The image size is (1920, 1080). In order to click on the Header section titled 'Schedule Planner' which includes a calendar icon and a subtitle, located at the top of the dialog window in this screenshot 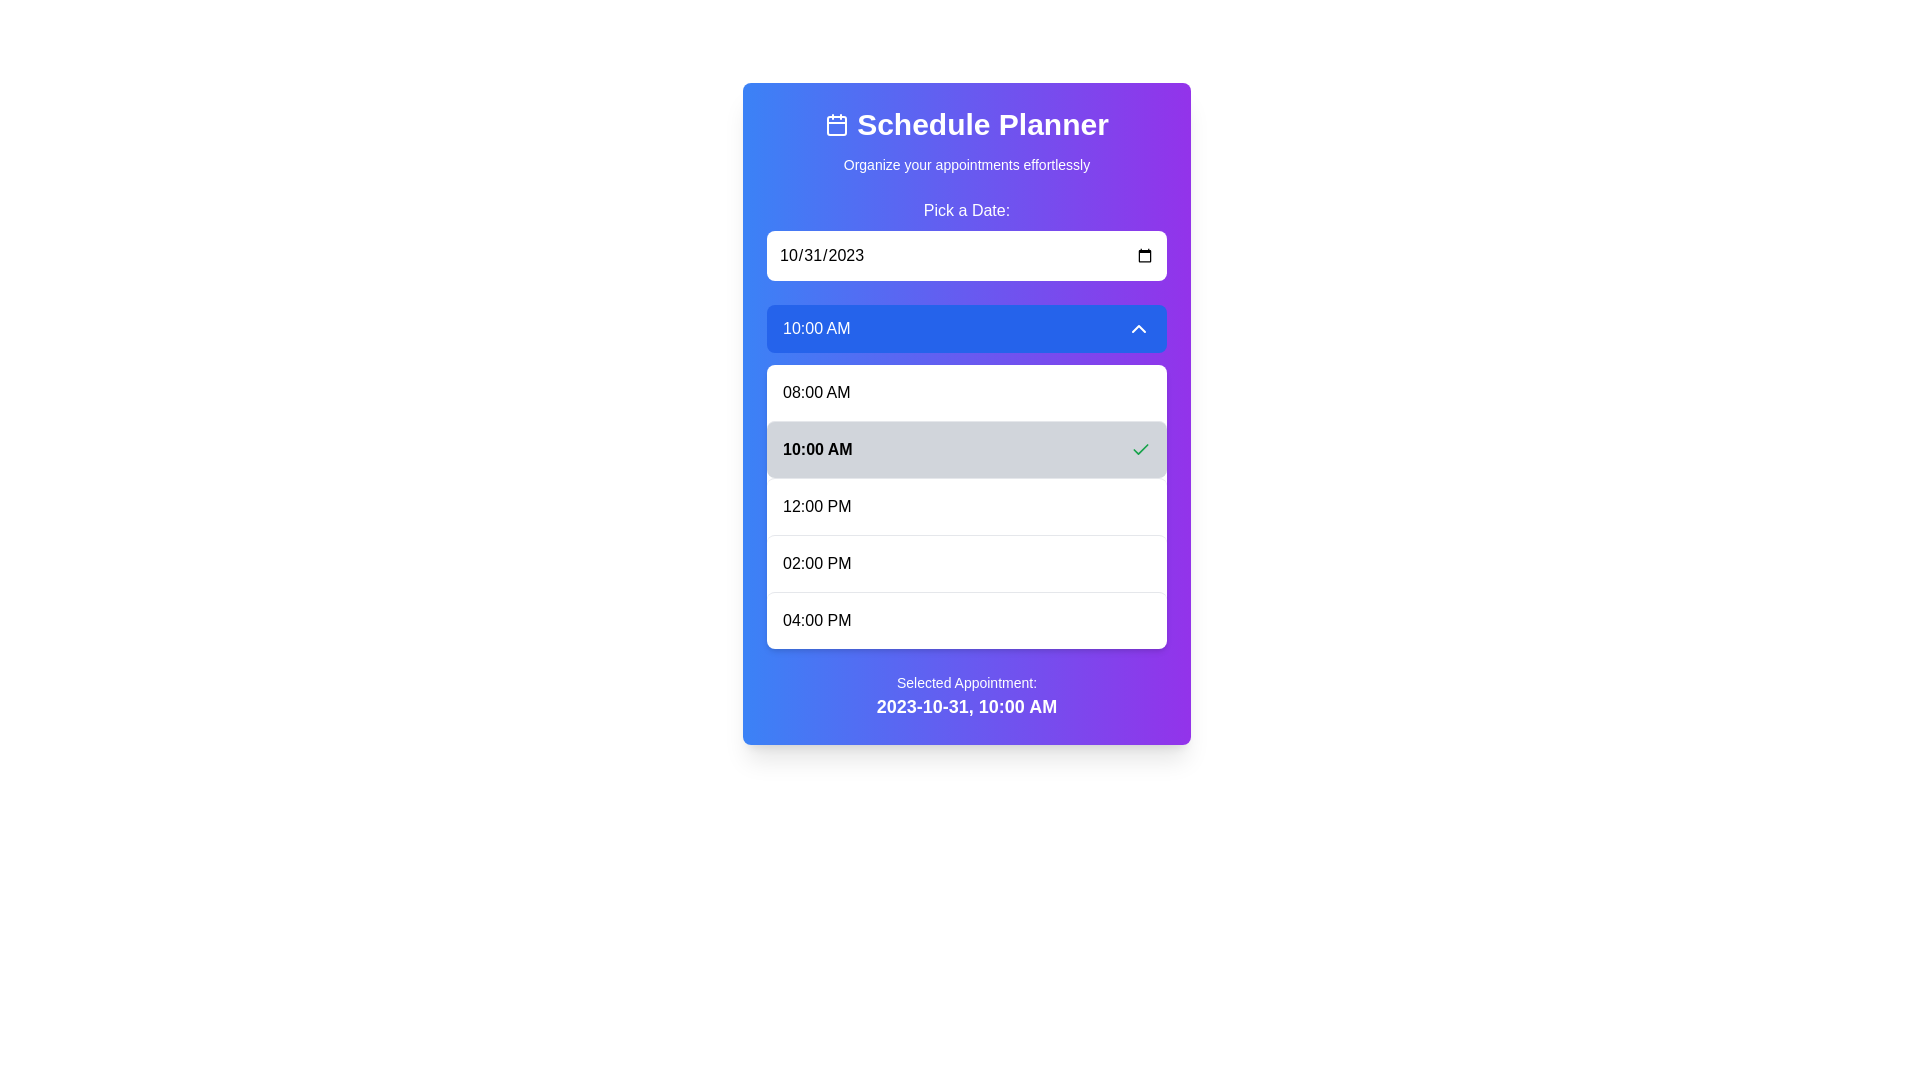, I will do `click(966, 140)`.